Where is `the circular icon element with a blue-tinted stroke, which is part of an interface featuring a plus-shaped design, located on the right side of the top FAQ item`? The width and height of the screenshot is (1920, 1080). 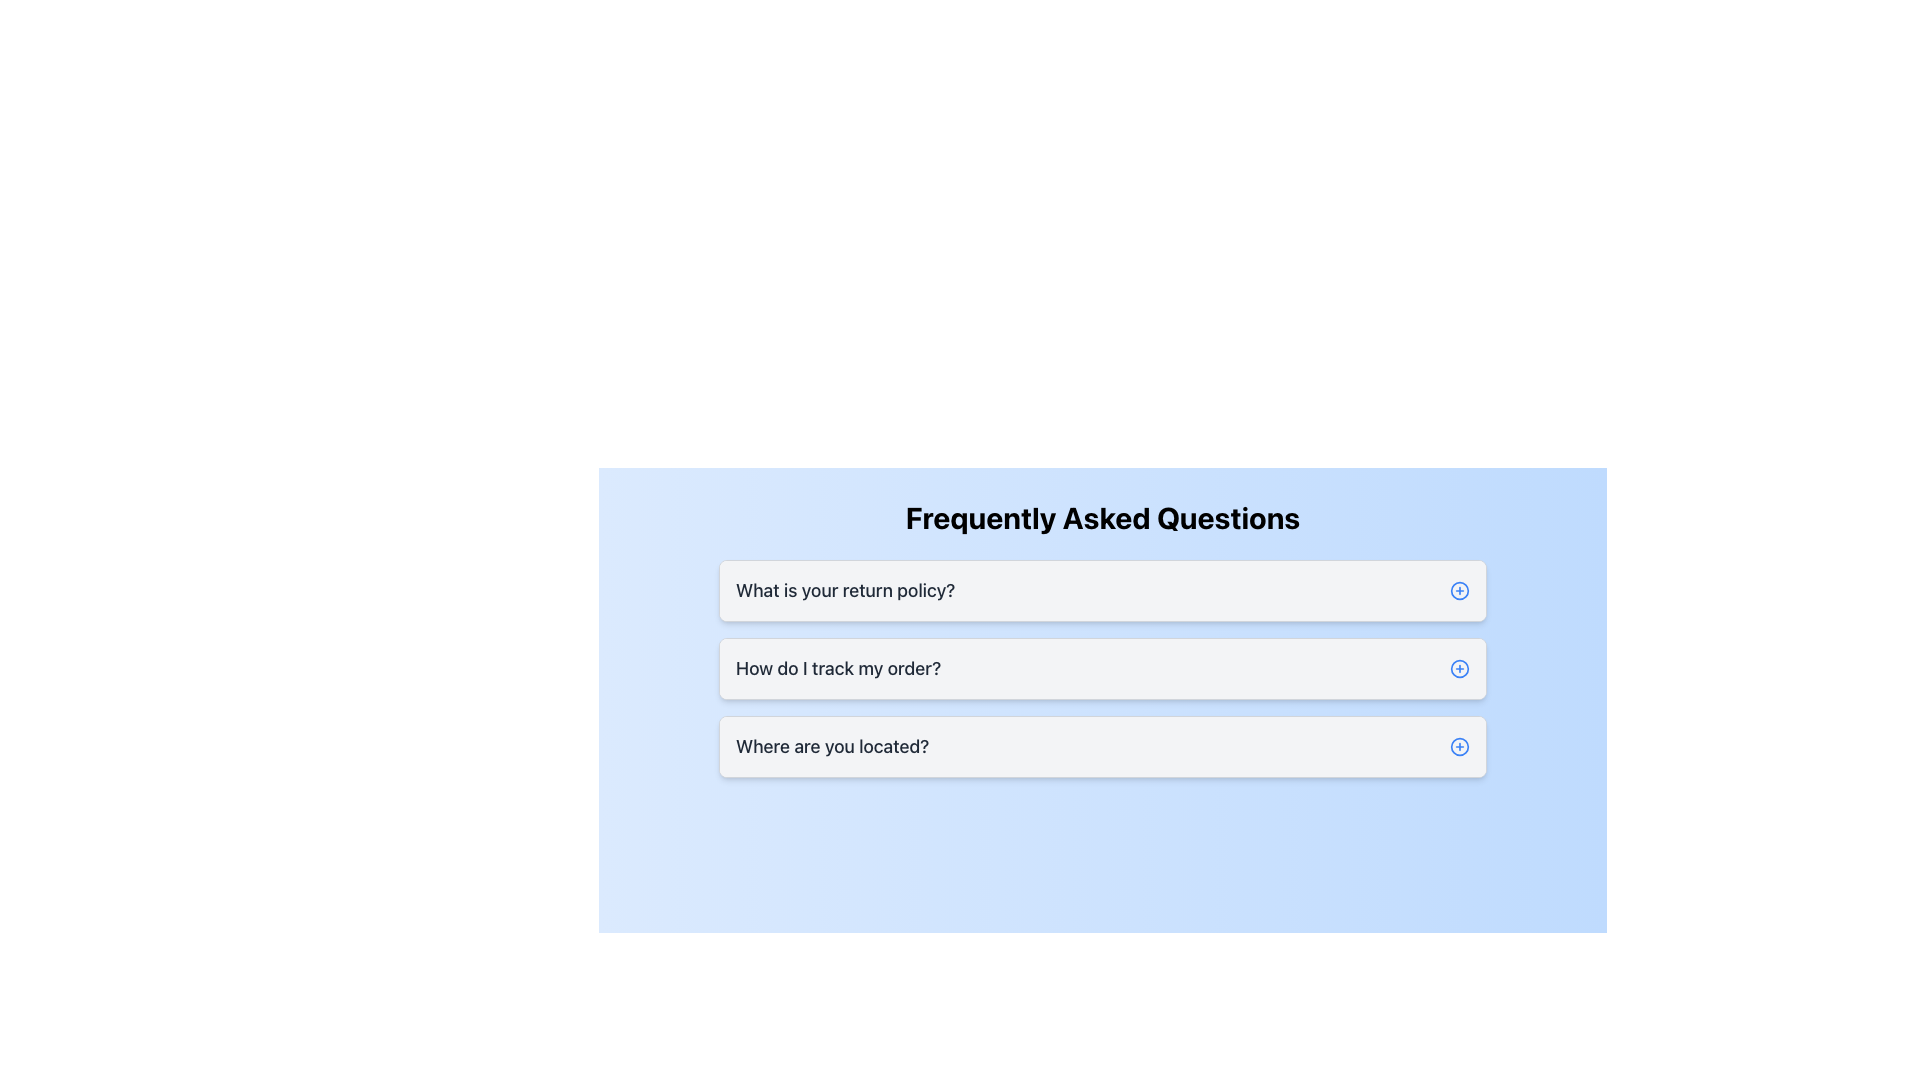 the circular icon element with a blue-tinted stroke, which is part of an interface featuring a plus-shaped design, located on the right side of the top FAQ item is located at coordinates (1459, 589).